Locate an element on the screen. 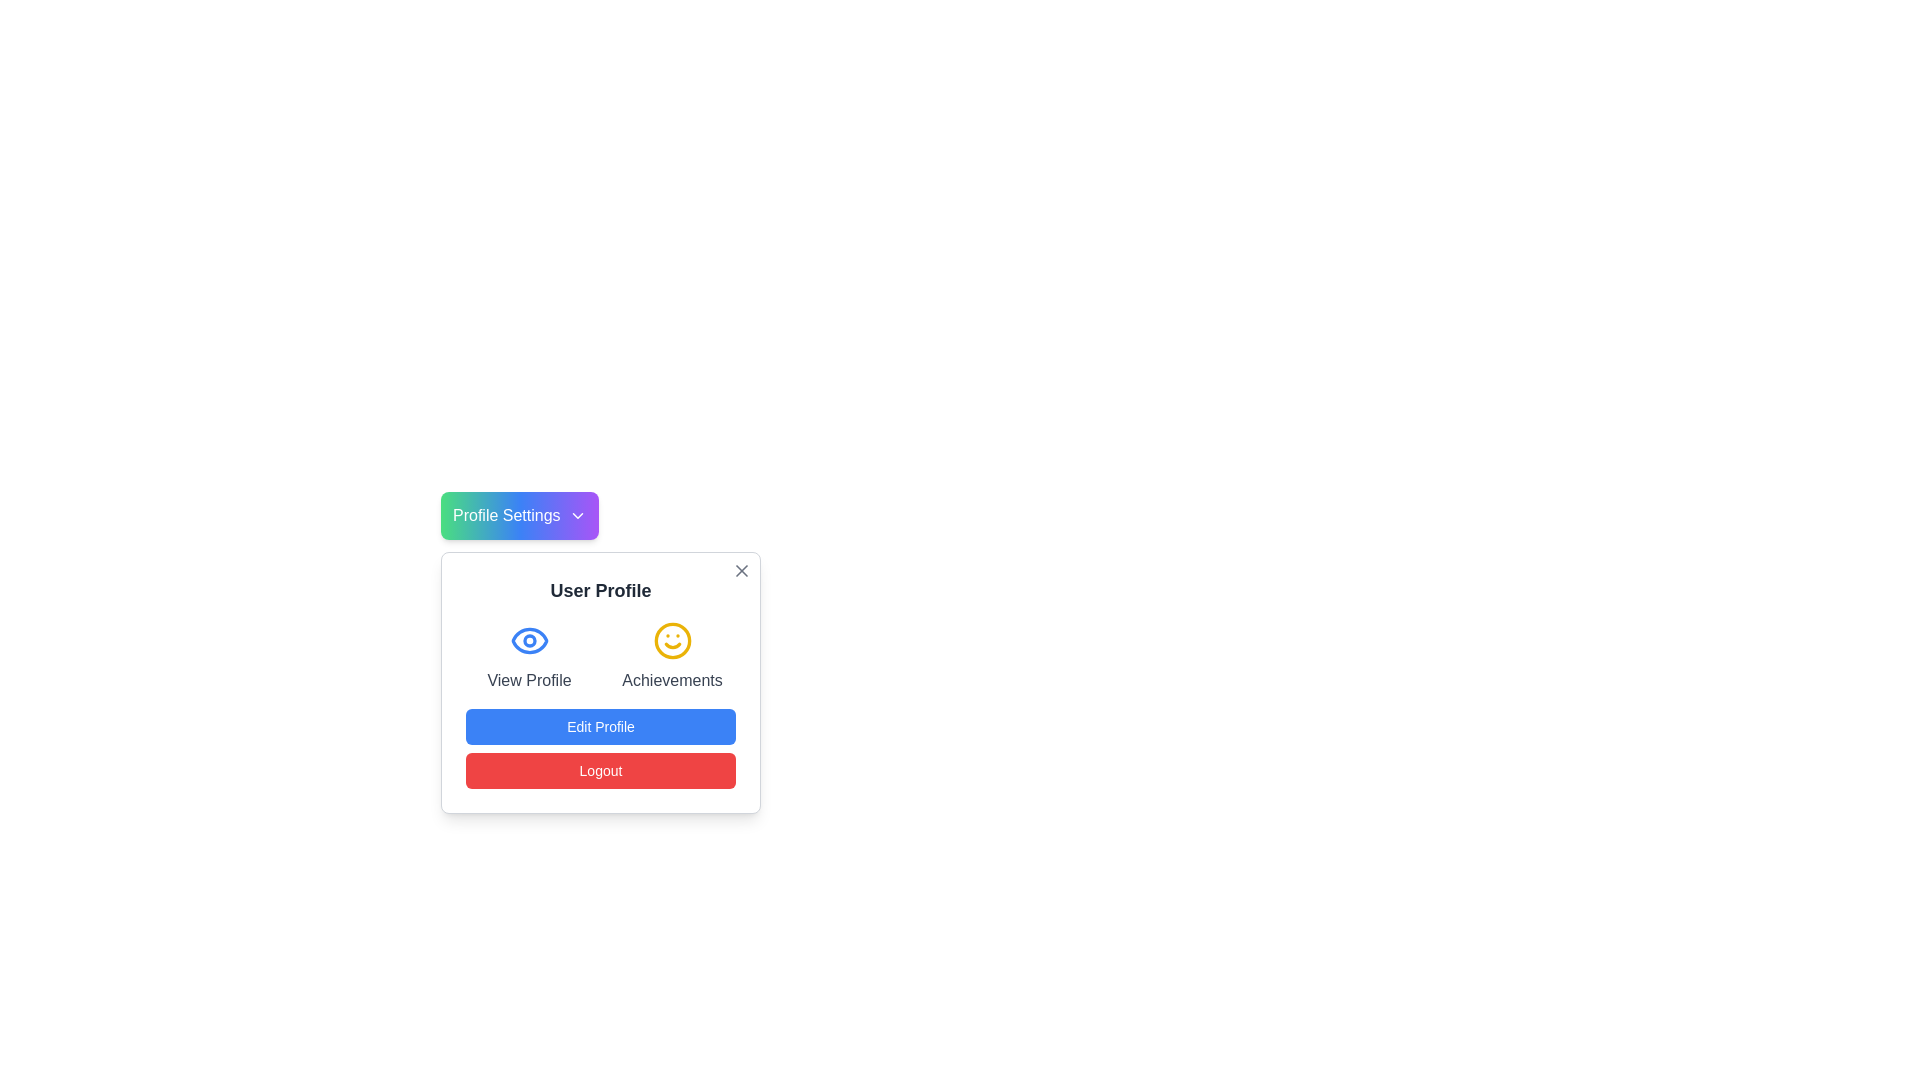 The width and height of the screenshot is (1920, 1080). the static text label indicating achievements, located beneath the smiley face icon in the 'User Profile' modal is located at coordinates (672, 680).